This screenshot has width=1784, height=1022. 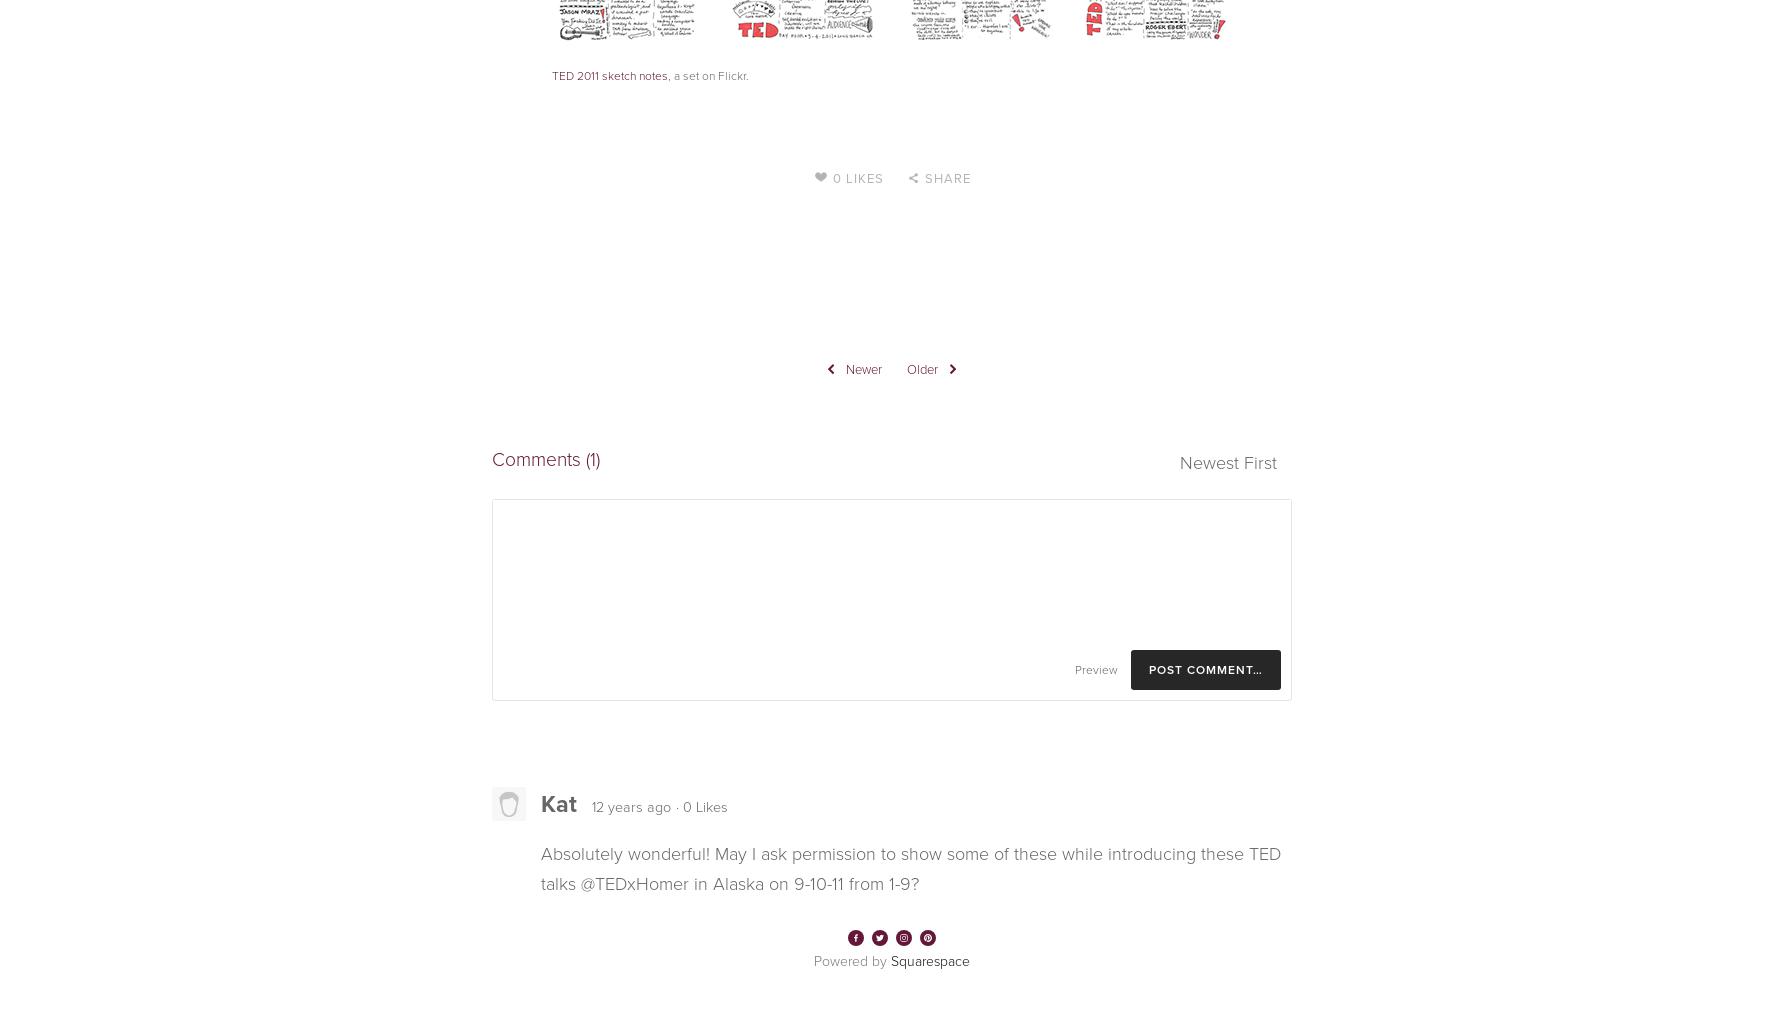 I want to click on 'Preview', so click(x=1095, y=668).